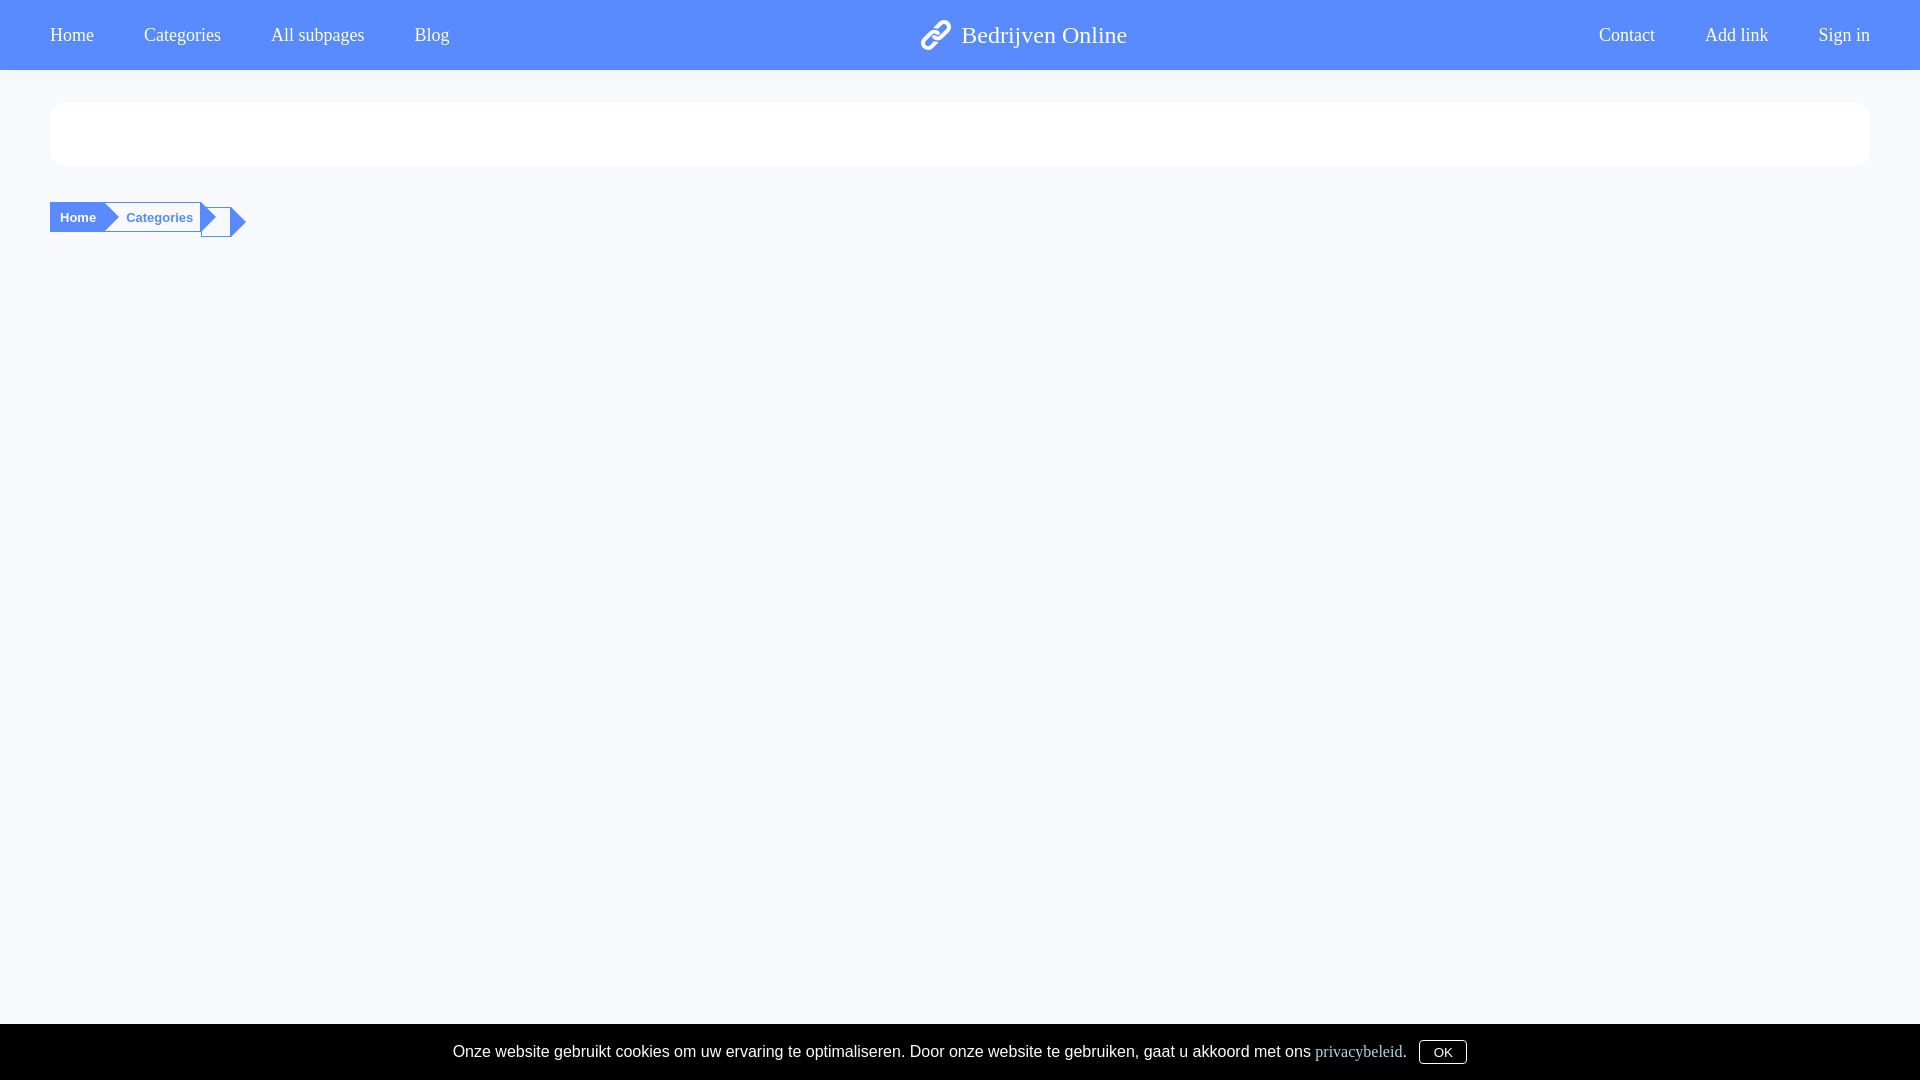  I want to click on 'privacybeleid', so click(1358, 1049).